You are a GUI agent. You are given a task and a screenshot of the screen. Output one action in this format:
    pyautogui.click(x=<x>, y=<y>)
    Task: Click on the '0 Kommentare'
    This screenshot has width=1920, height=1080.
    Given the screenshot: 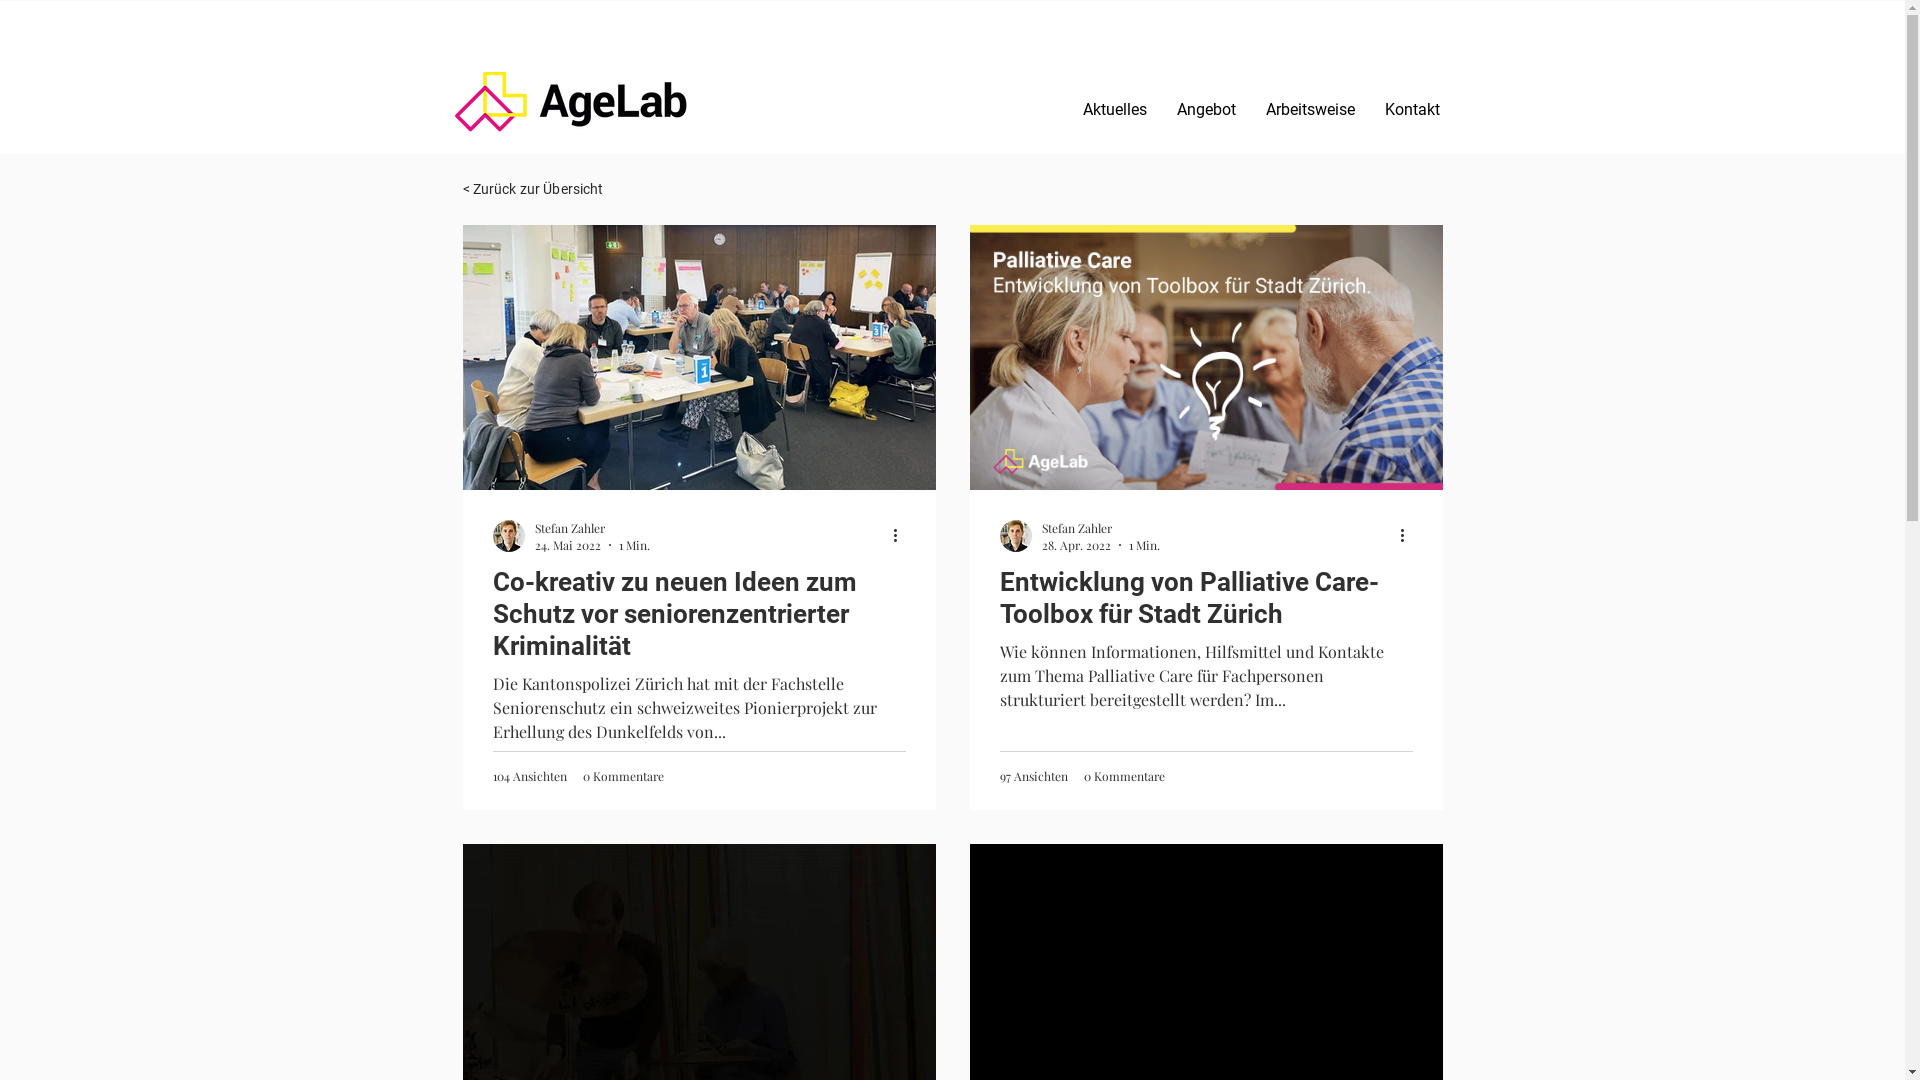 What is the action you would take?
    pyautogui.click(x=1124, y=774)
    